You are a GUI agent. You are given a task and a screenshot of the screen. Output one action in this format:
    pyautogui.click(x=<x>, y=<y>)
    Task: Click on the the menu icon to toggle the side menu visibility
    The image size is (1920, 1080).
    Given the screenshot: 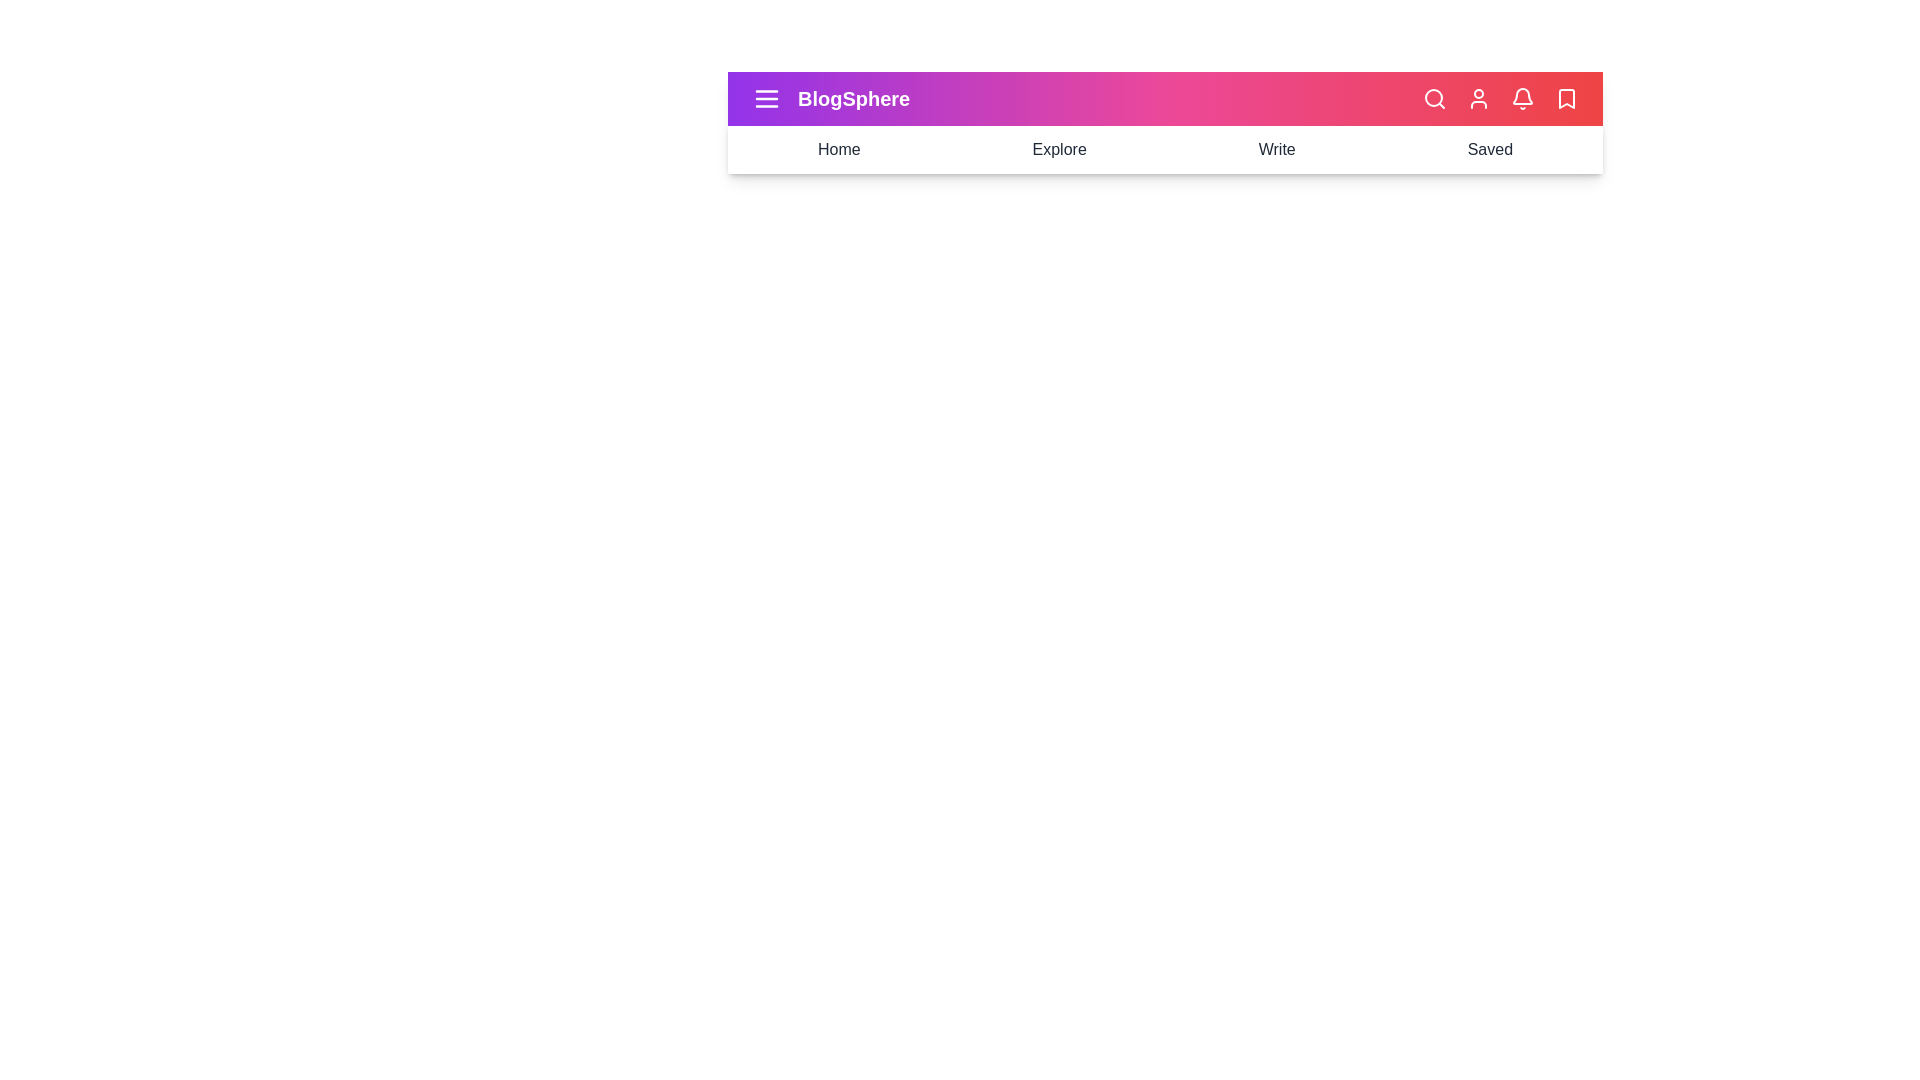 What is the action you would take?
    pyautogui.click(x=766, y=99)
    